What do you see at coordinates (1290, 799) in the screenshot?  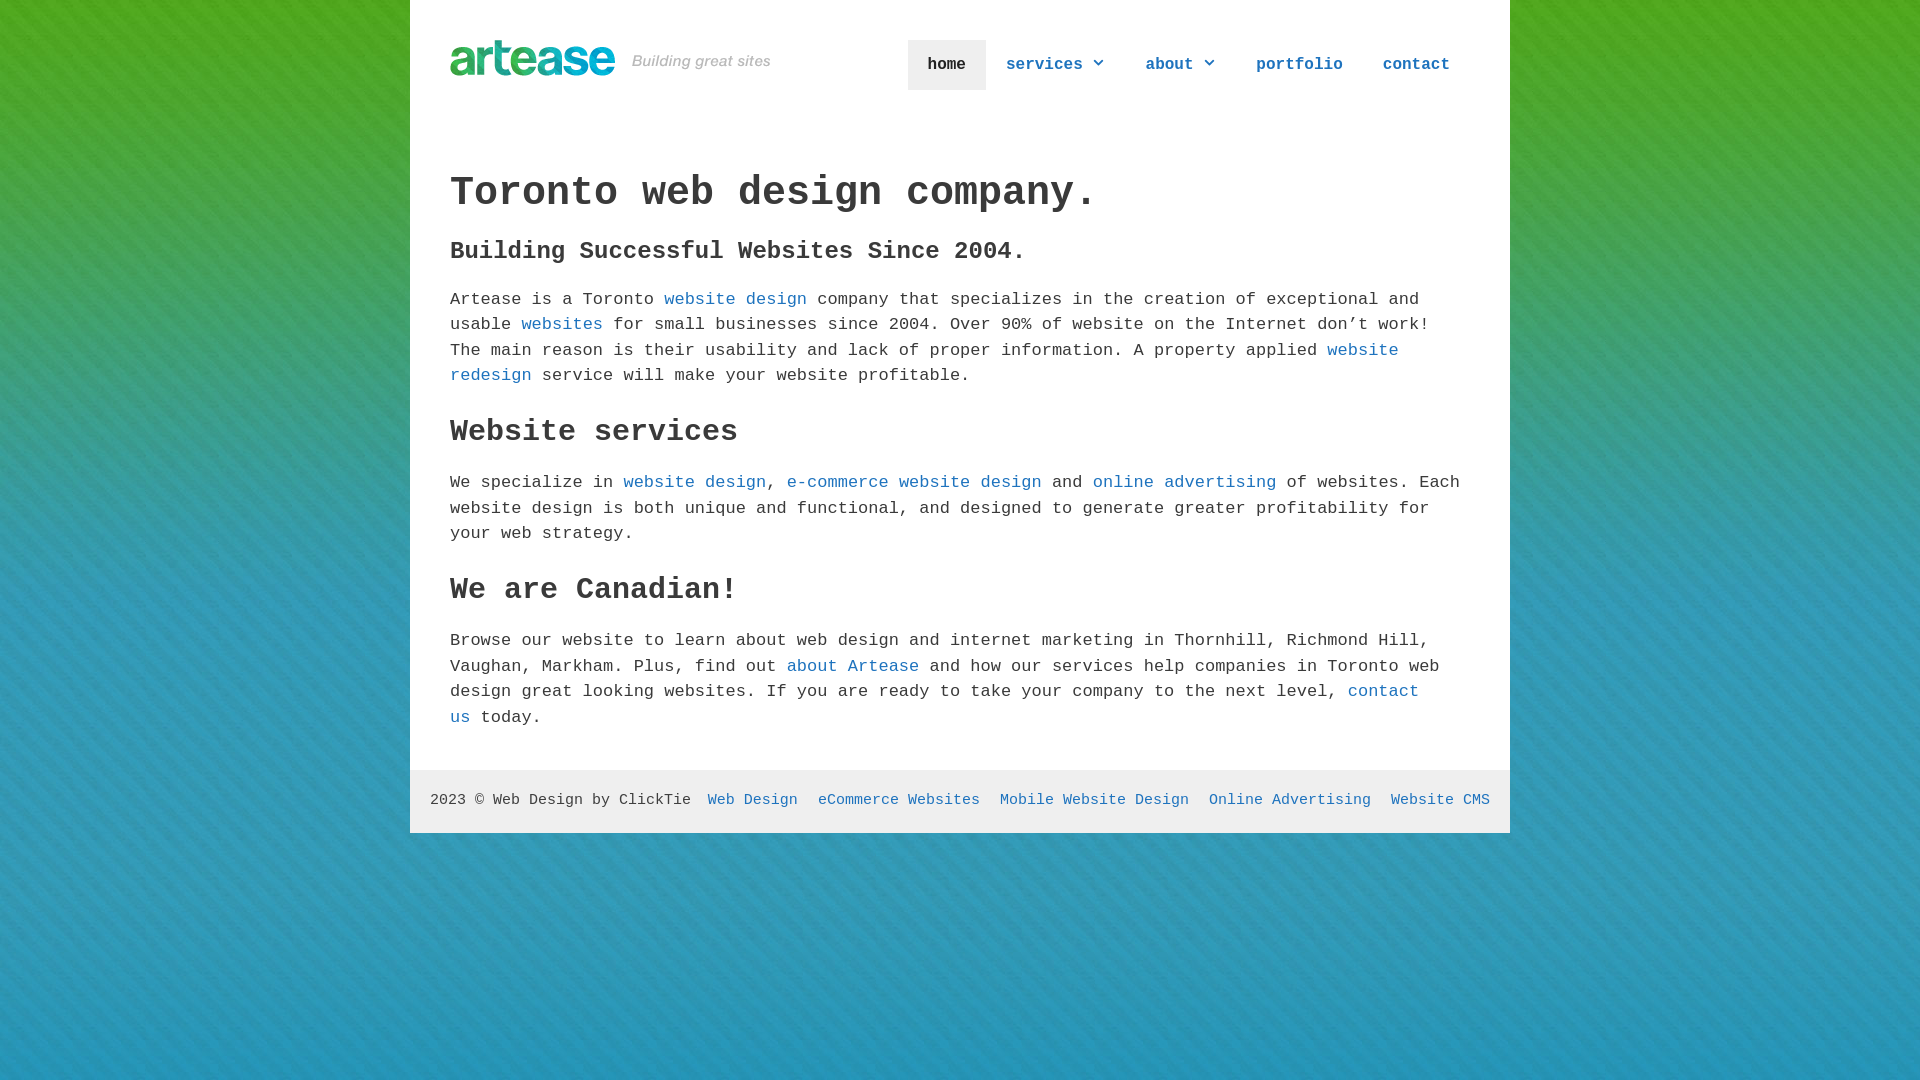 I see `'Online Advertising'` at bounding box center [1290, 799].